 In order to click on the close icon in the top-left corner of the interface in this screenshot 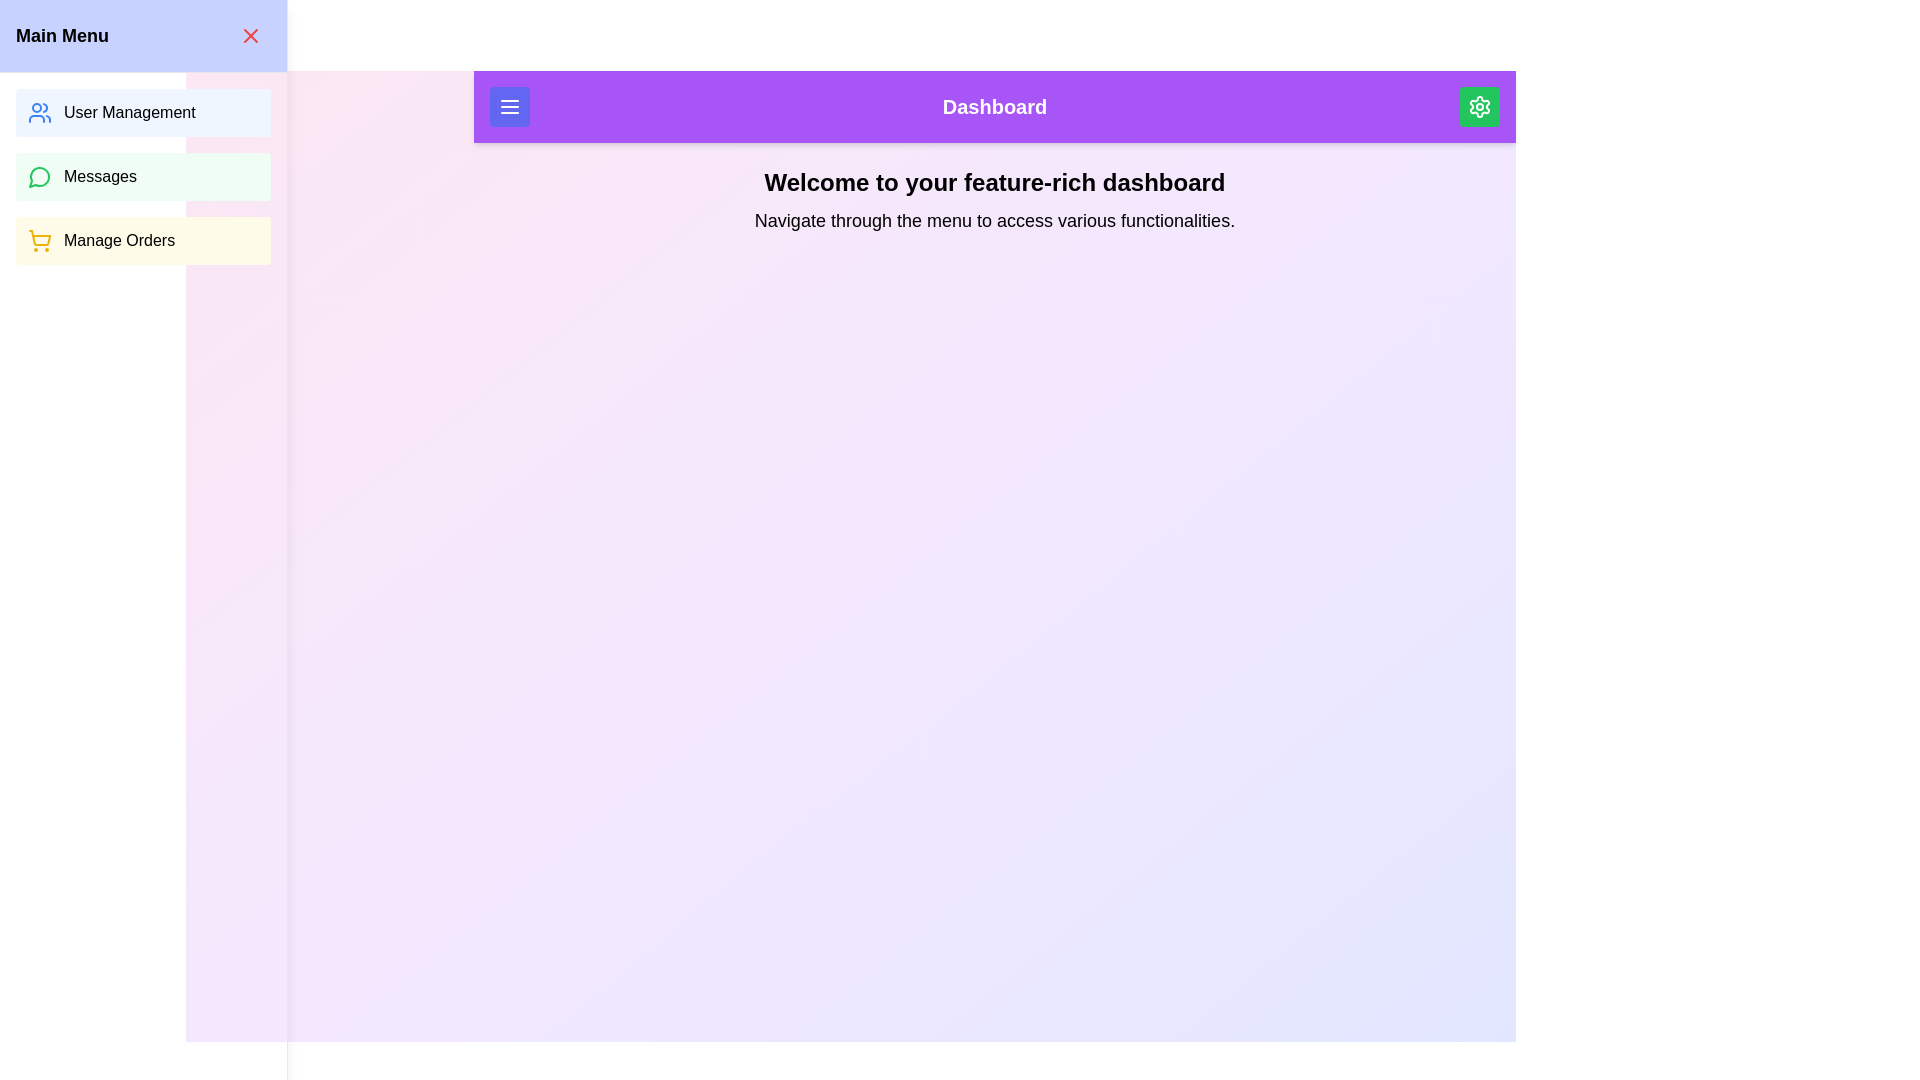, I will do `click(249, 35)`.